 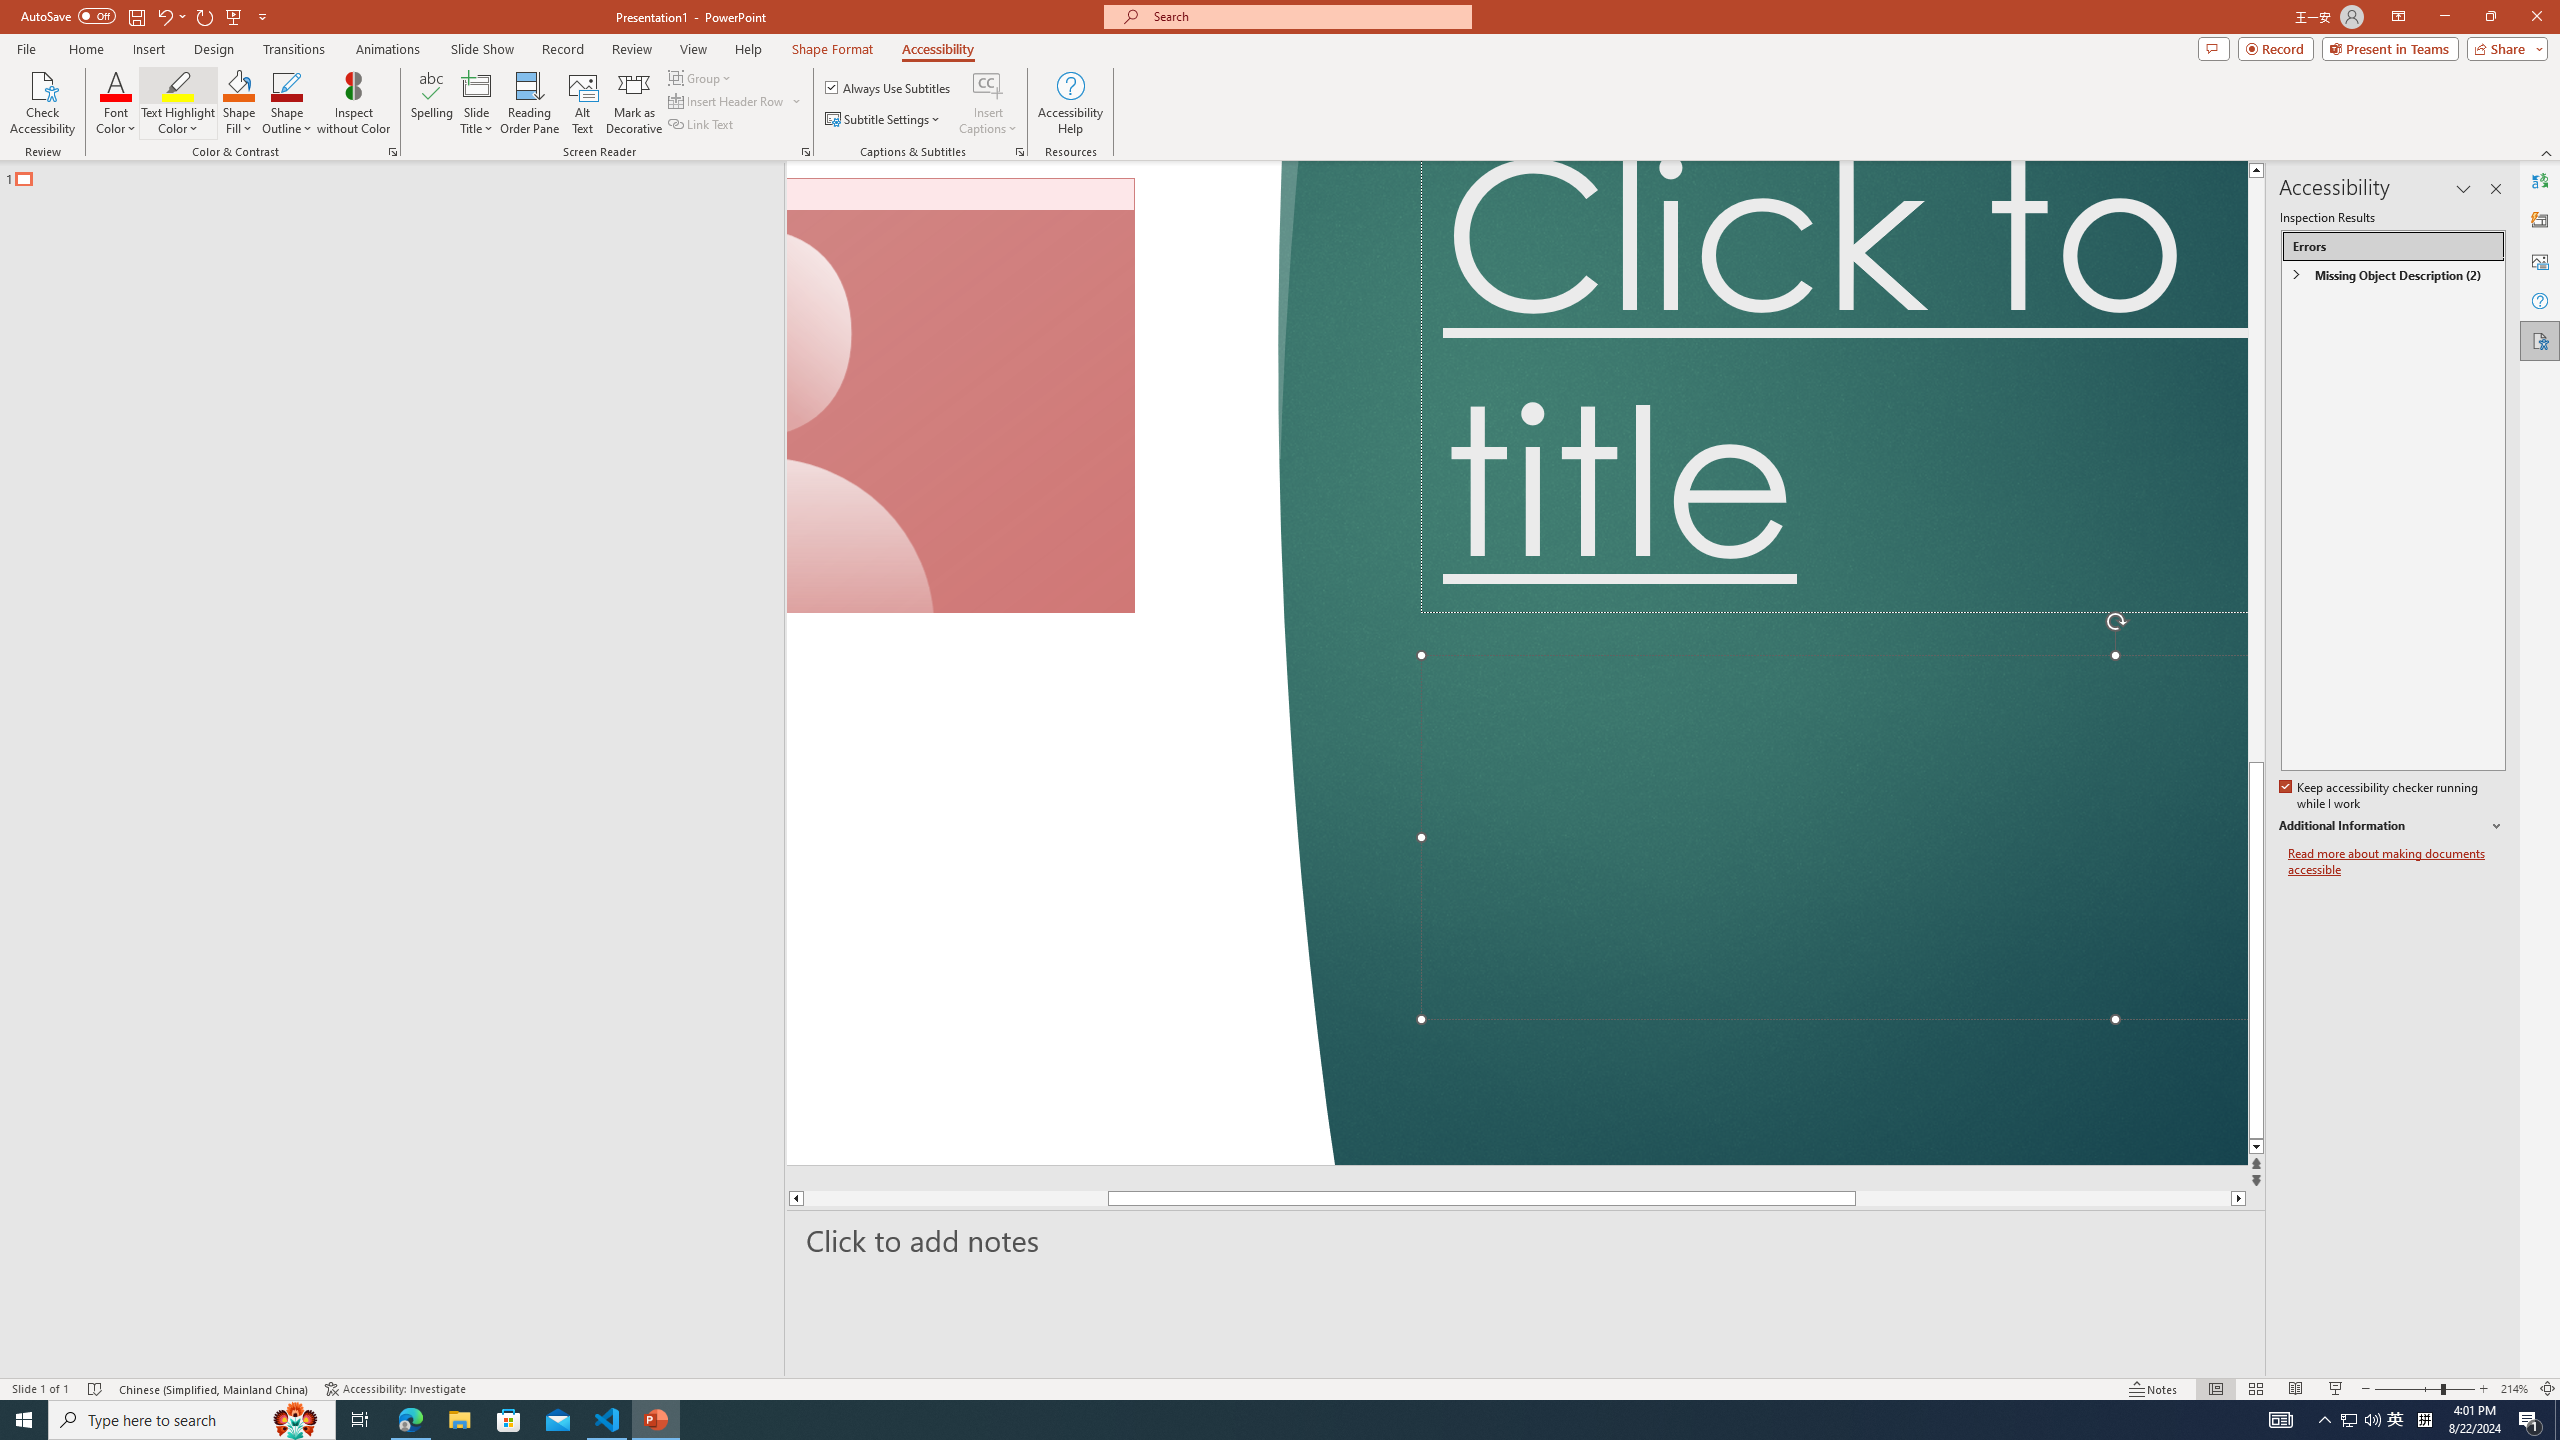 I want to click on 'Always Use Subtitles', so click(x=888, y=87).